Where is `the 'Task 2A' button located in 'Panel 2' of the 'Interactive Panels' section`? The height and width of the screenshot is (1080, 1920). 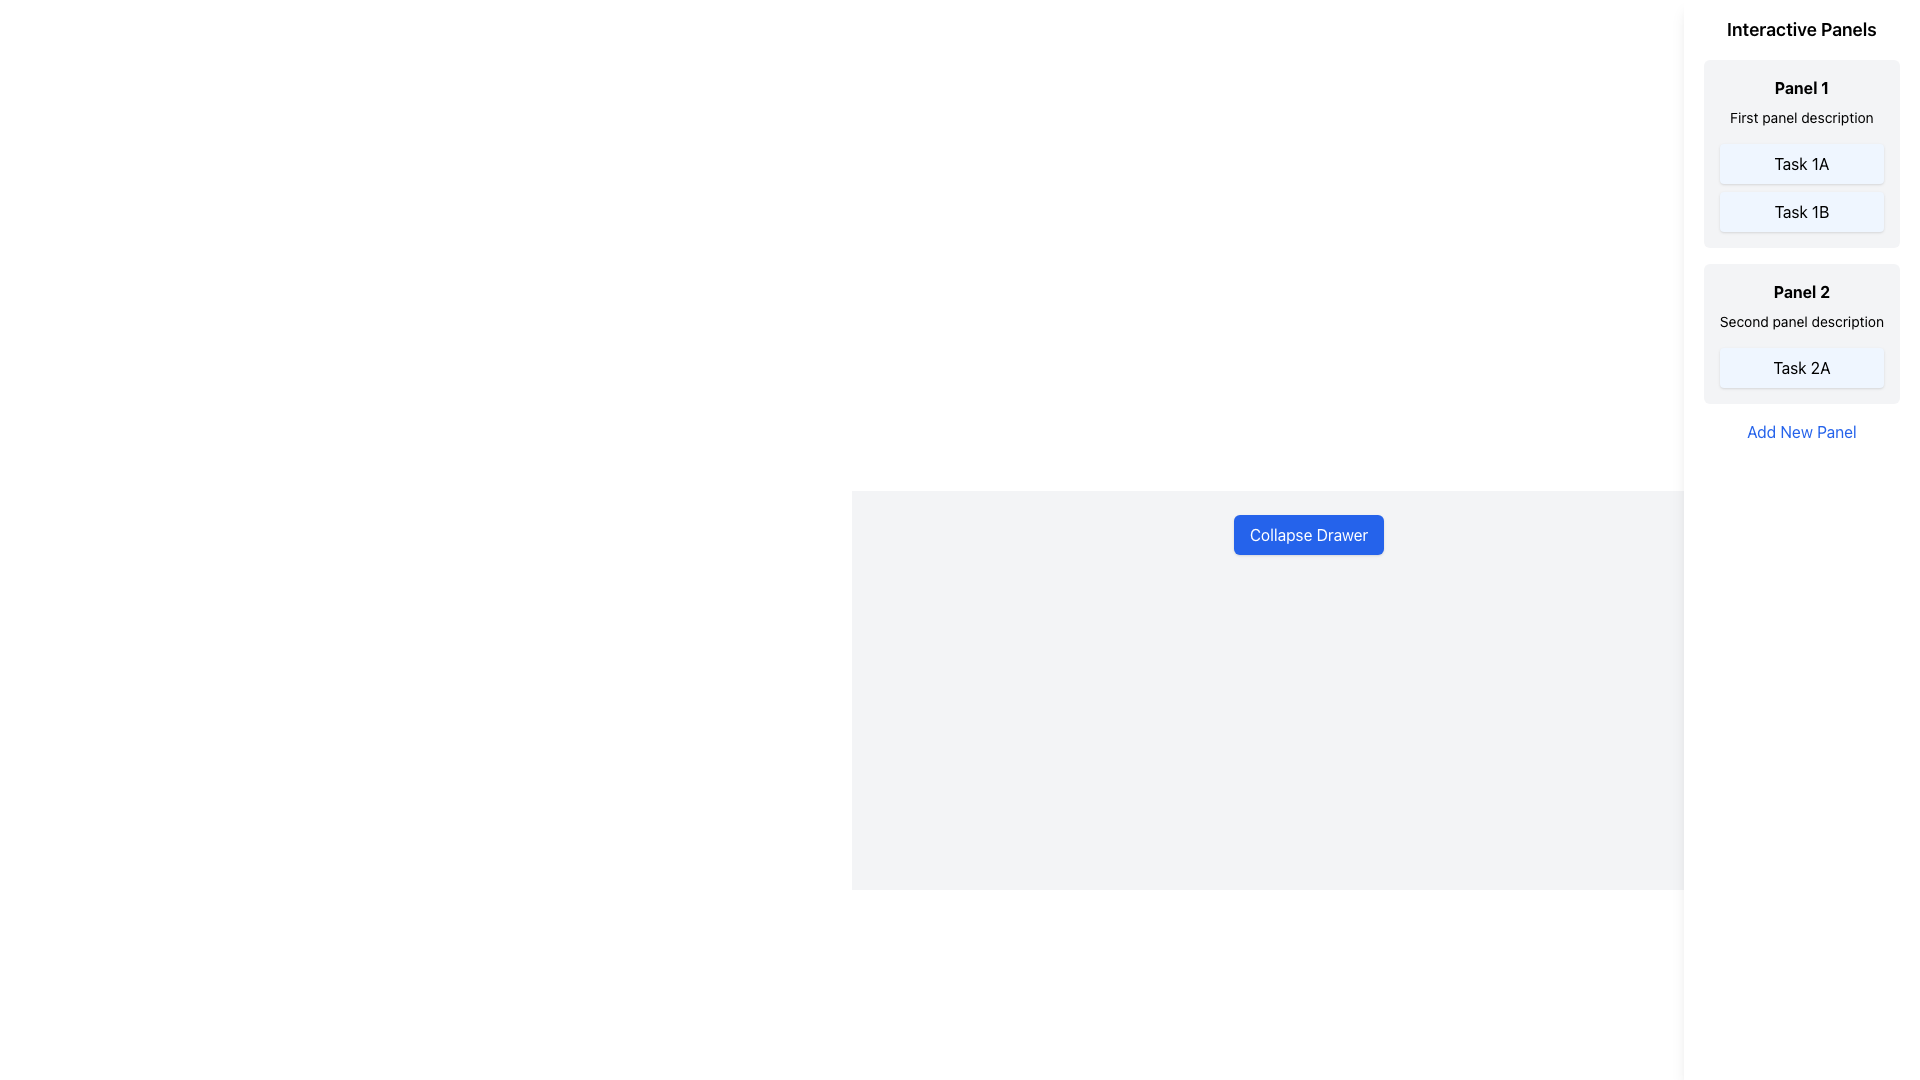 the 'Task 2A' button located in 'Panel 2' of the 'Interactive Panels' section is located at coordinates (1801, 367).